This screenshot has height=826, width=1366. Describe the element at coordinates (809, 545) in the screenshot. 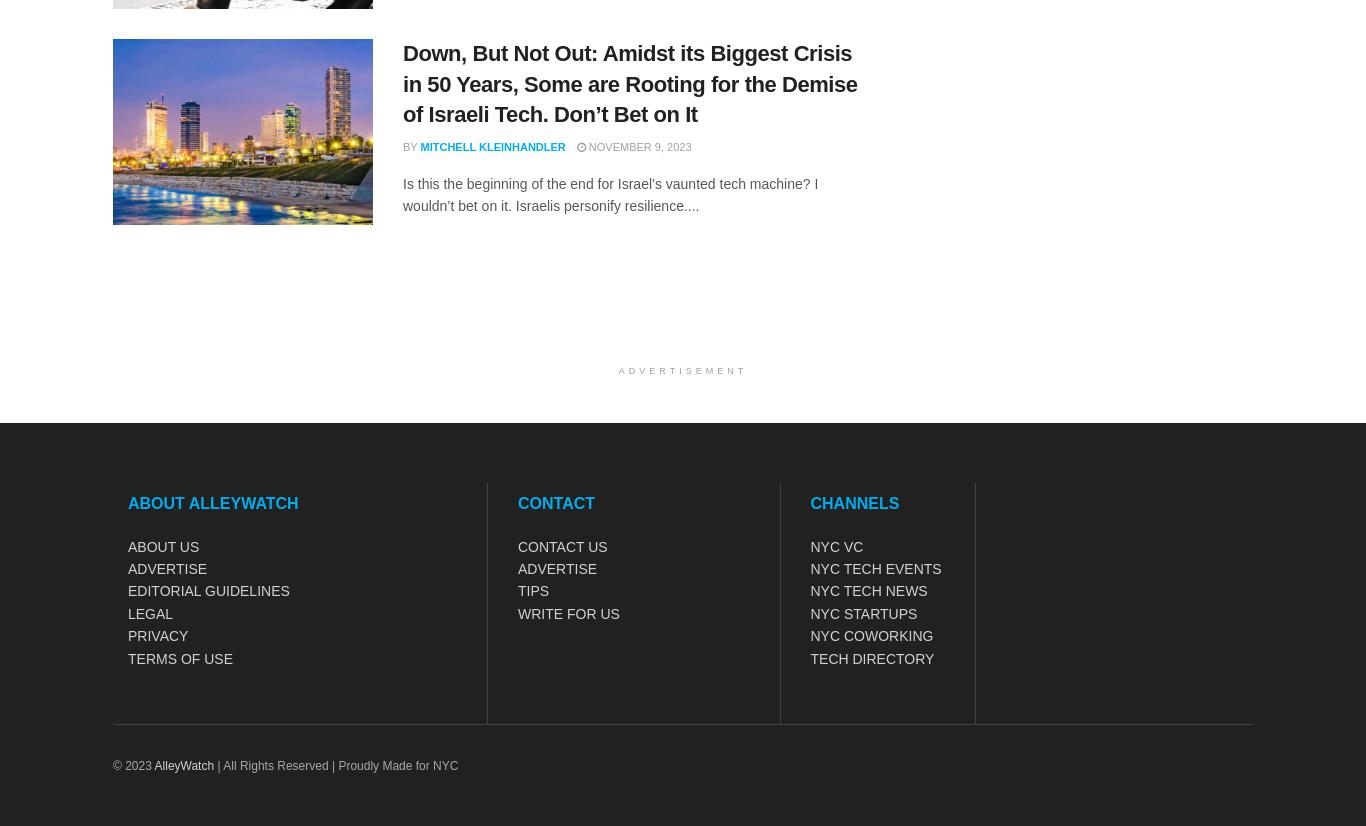

I see `'NYC VC'` at that location.